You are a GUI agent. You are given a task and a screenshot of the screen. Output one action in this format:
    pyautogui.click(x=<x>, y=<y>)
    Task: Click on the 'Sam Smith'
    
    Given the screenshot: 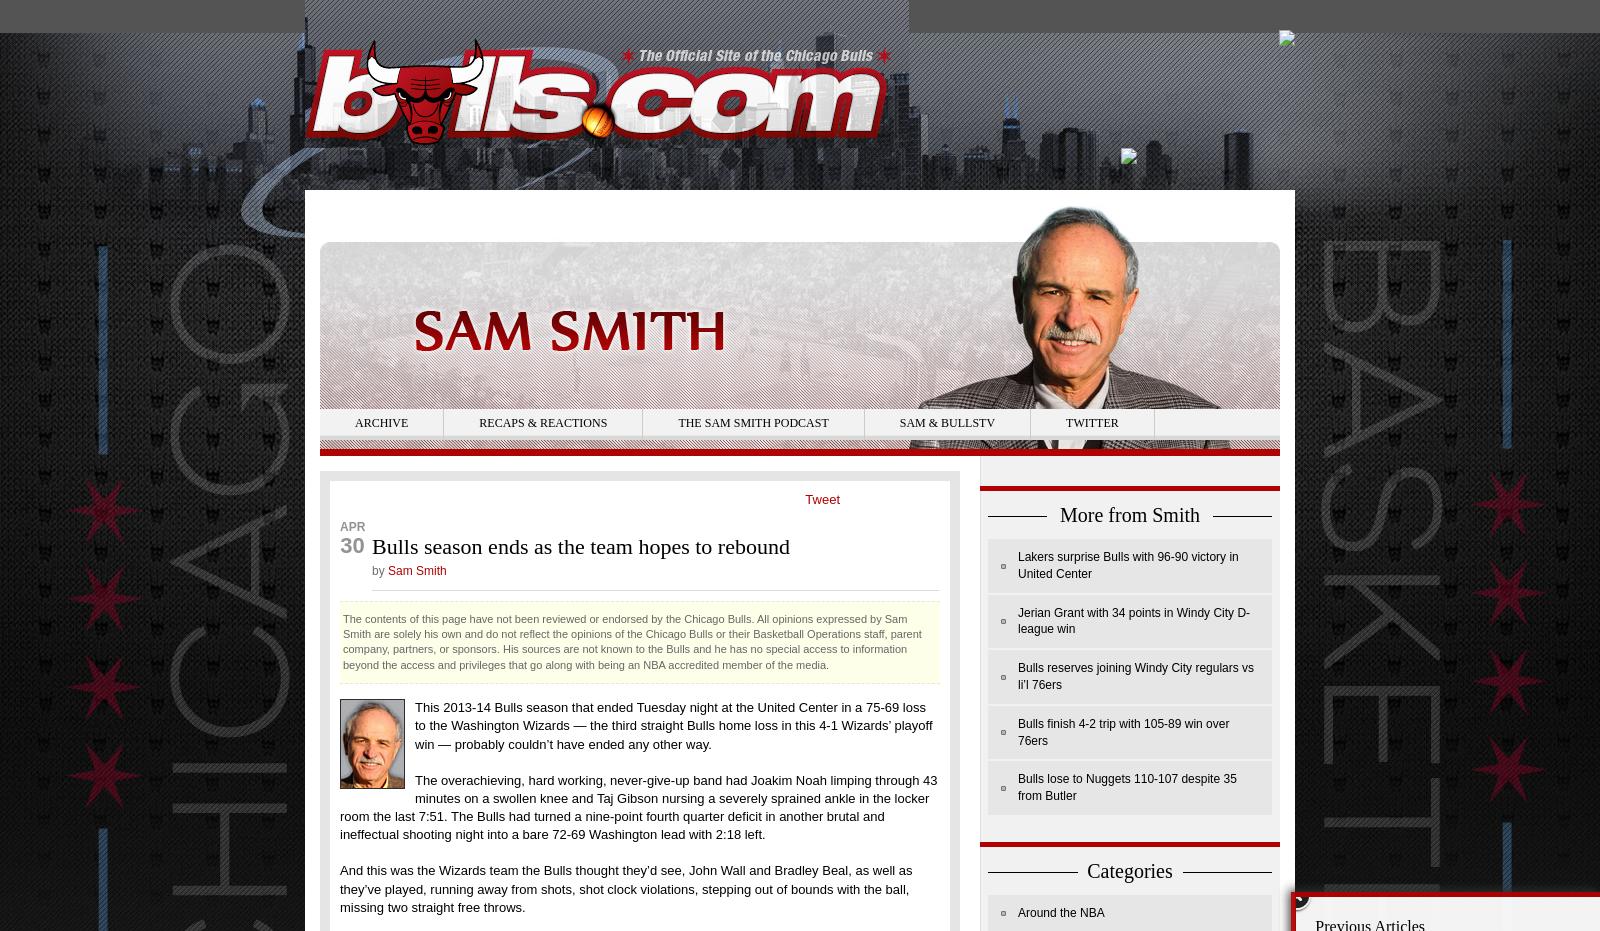 What is the action you would take?
    pyautogui.click(x=415, y=568)
    